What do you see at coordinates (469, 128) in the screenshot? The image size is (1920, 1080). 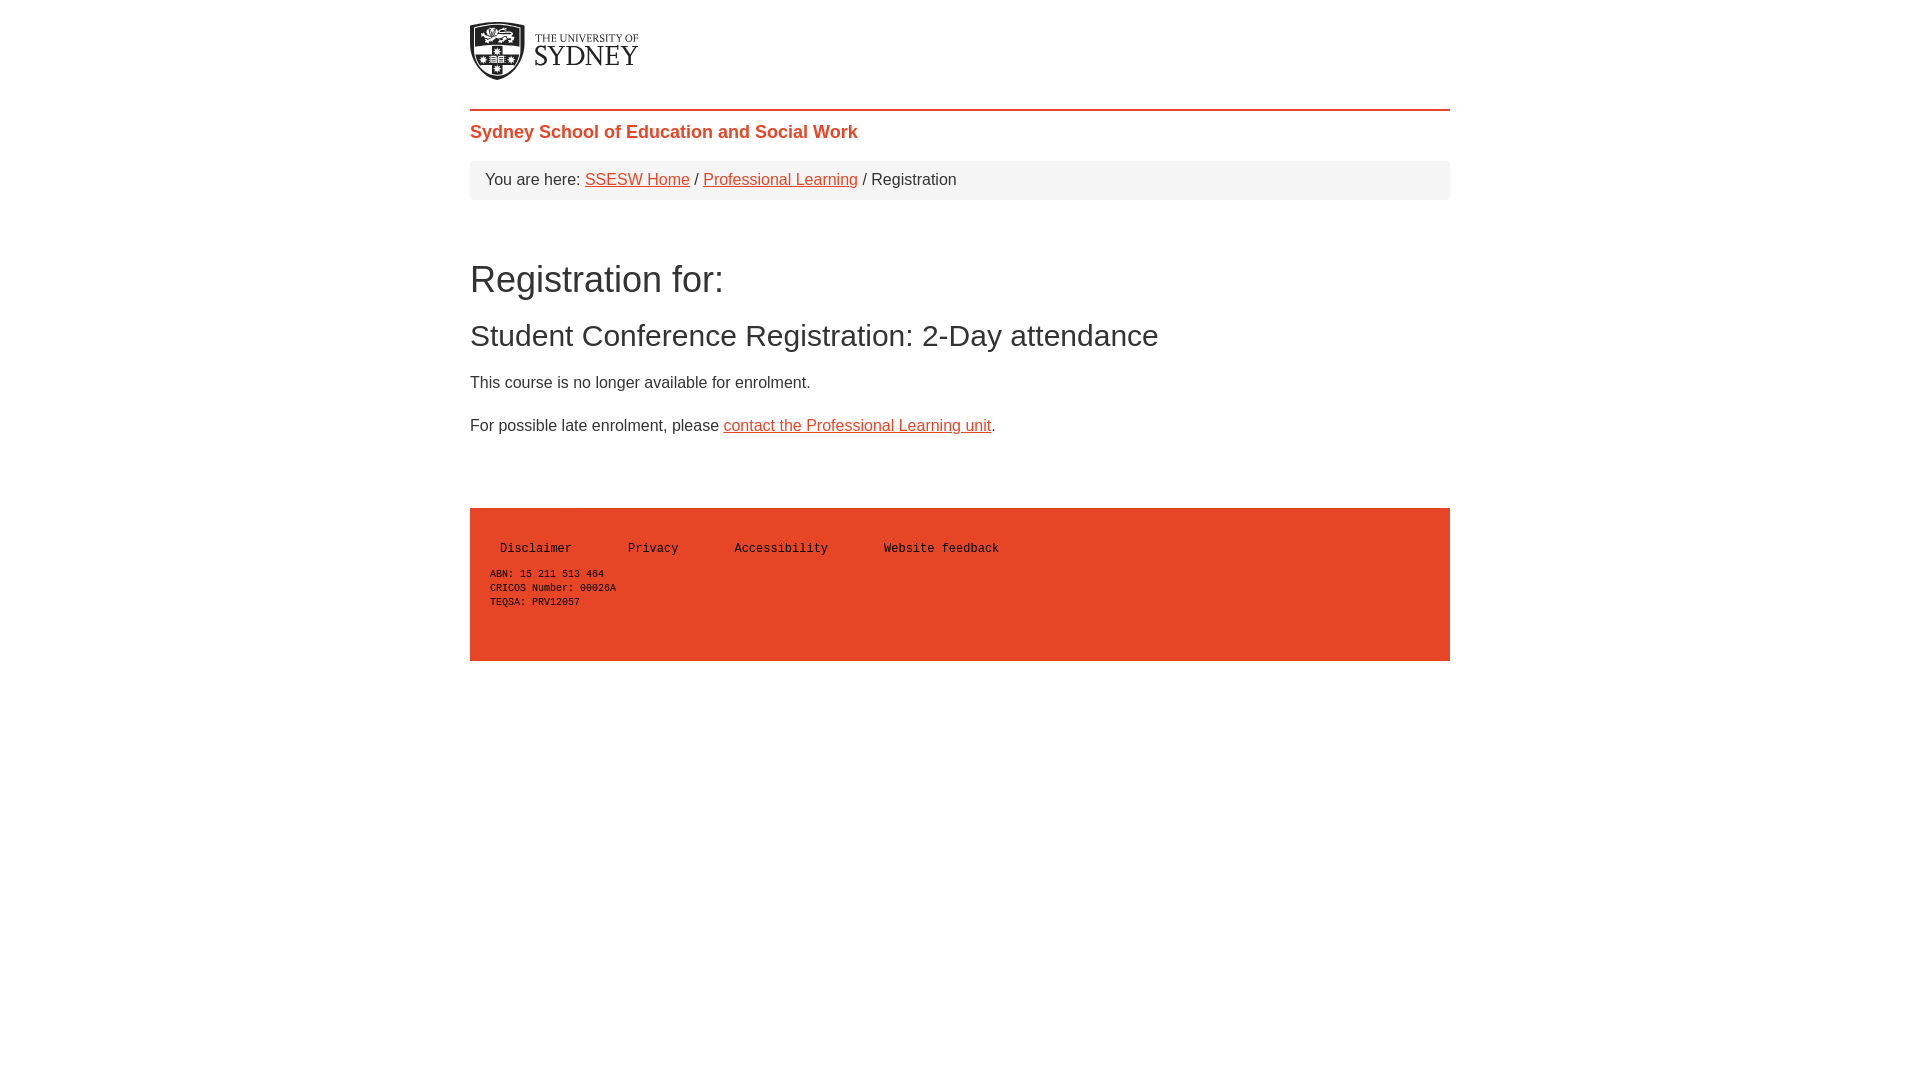 I see `'Sydney School of Education and Social Work'` at bounding box center [469, 128].